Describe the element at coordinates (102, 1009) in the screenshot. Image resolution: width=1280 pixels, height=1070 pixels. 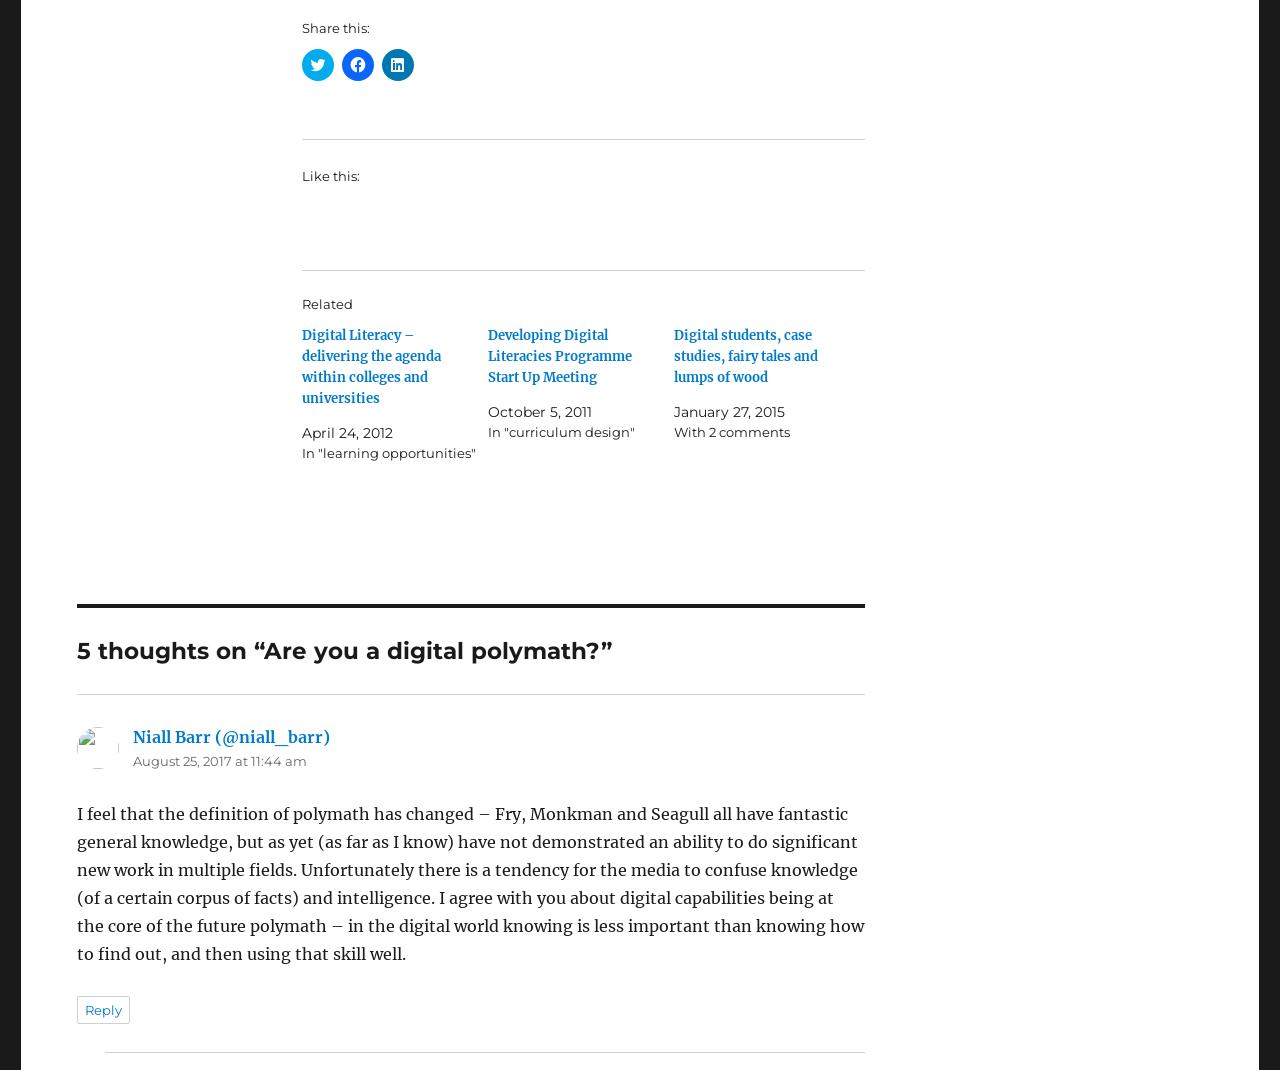
I see `'Reply'` at that location.